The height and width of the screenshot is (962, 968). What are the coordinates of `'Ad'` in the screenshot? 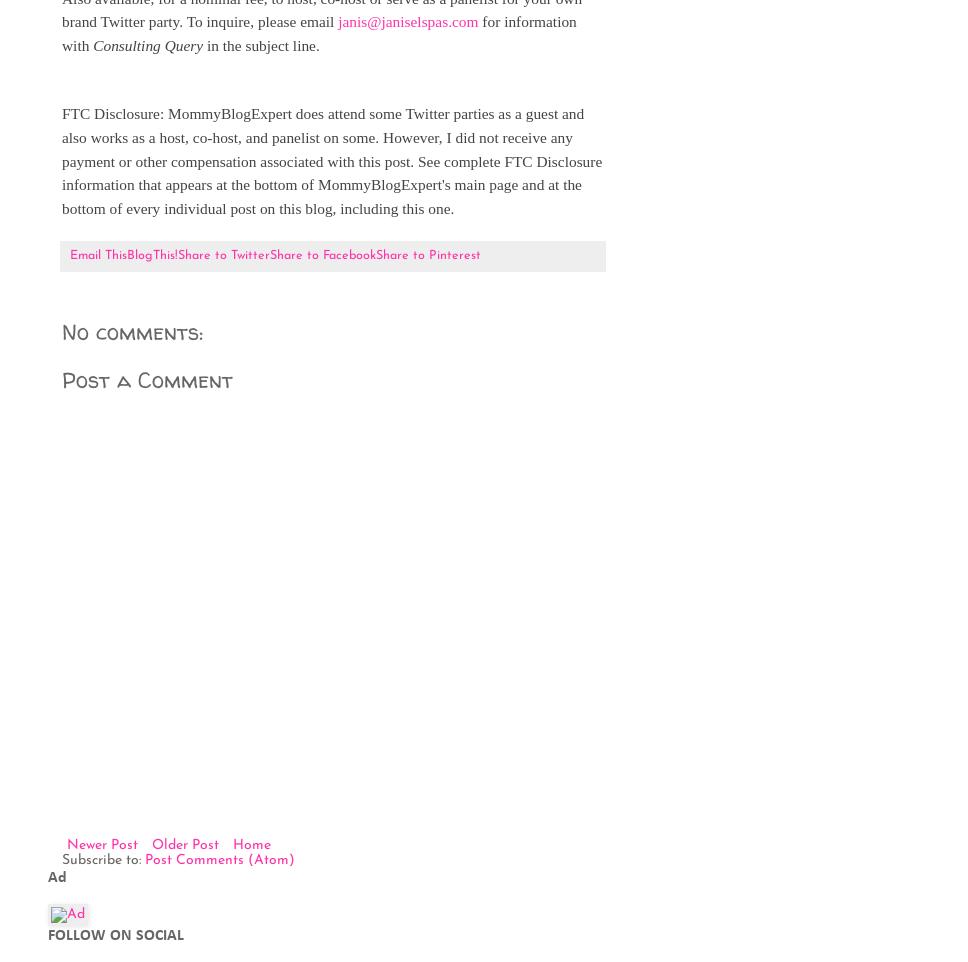 It's located at (56, 875).